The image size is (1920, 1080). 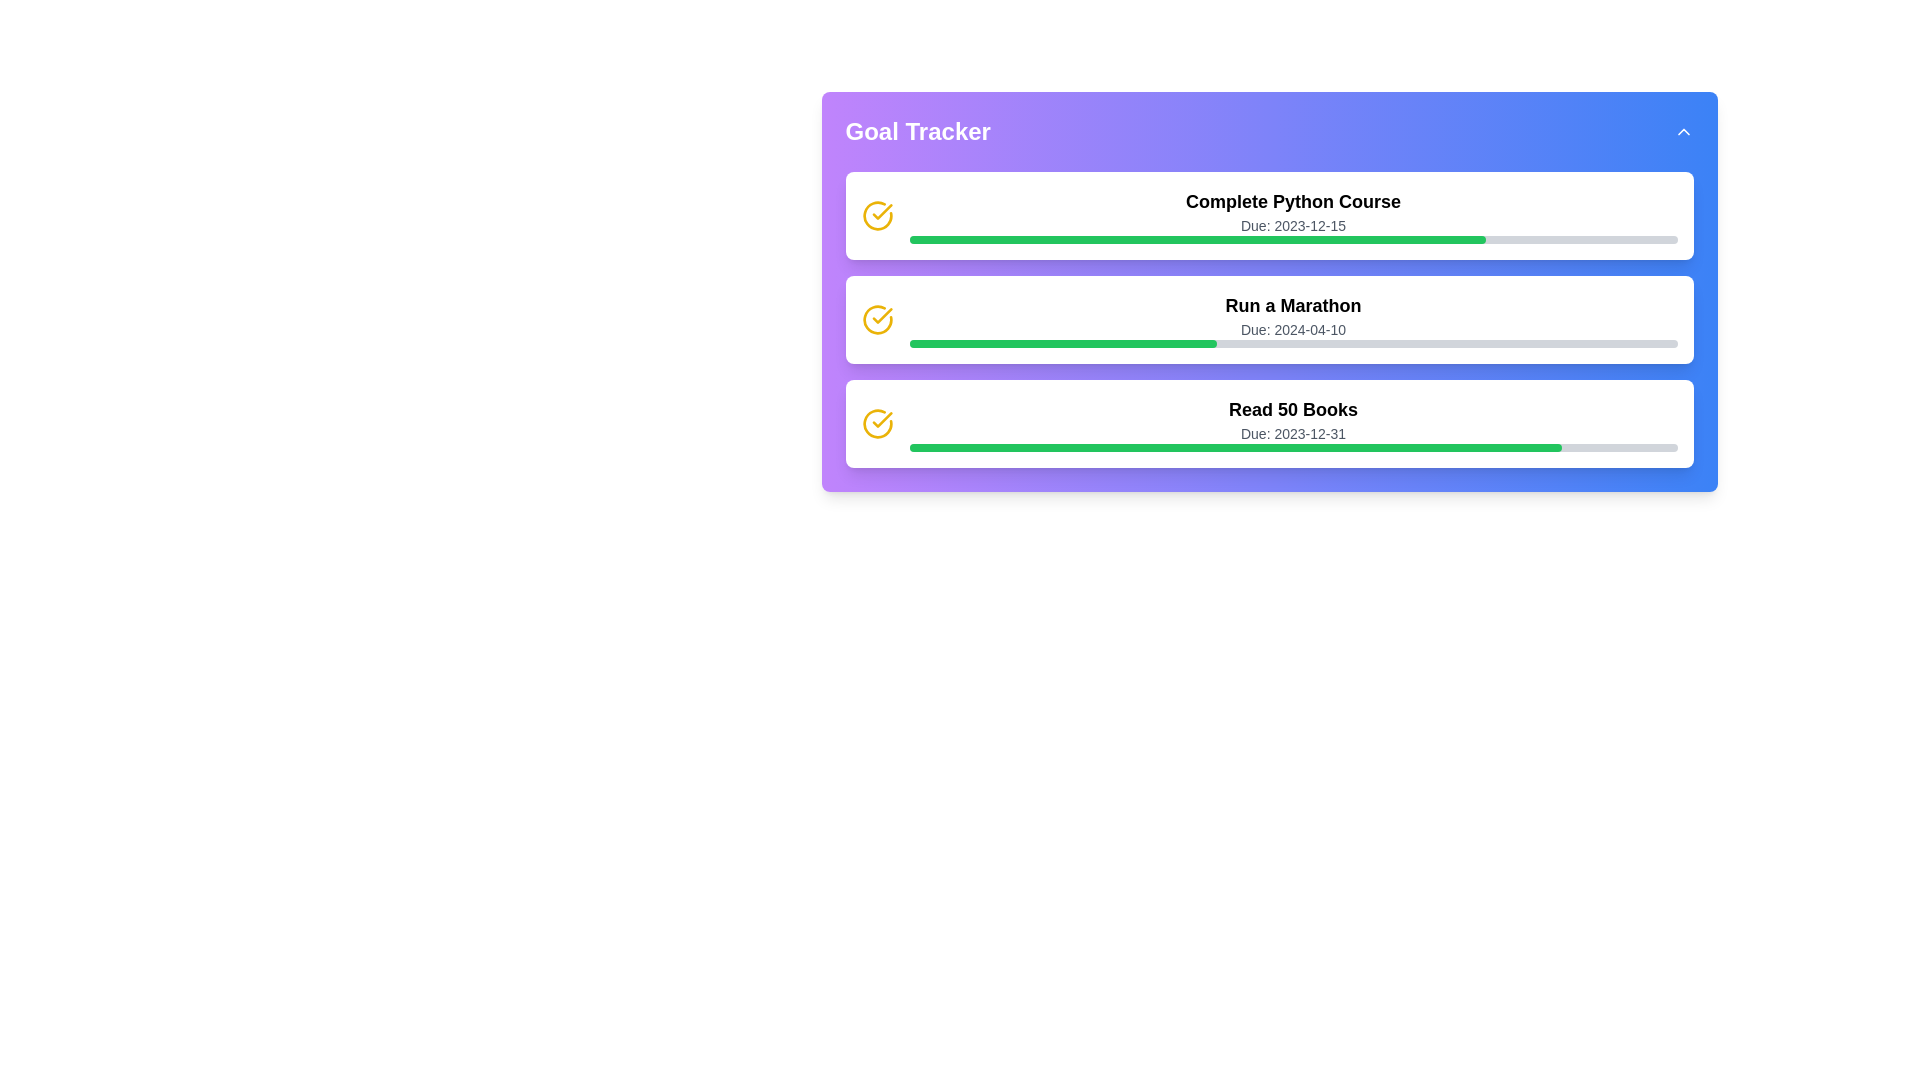 What do you see at coordinates (1293, 225) in the screenshot?
I see `the text snippet displaying 'Due: 2023-12-15' located beneath the title 'Complete Python Course' in the card-like interface` at bounding box center [1293, 225].